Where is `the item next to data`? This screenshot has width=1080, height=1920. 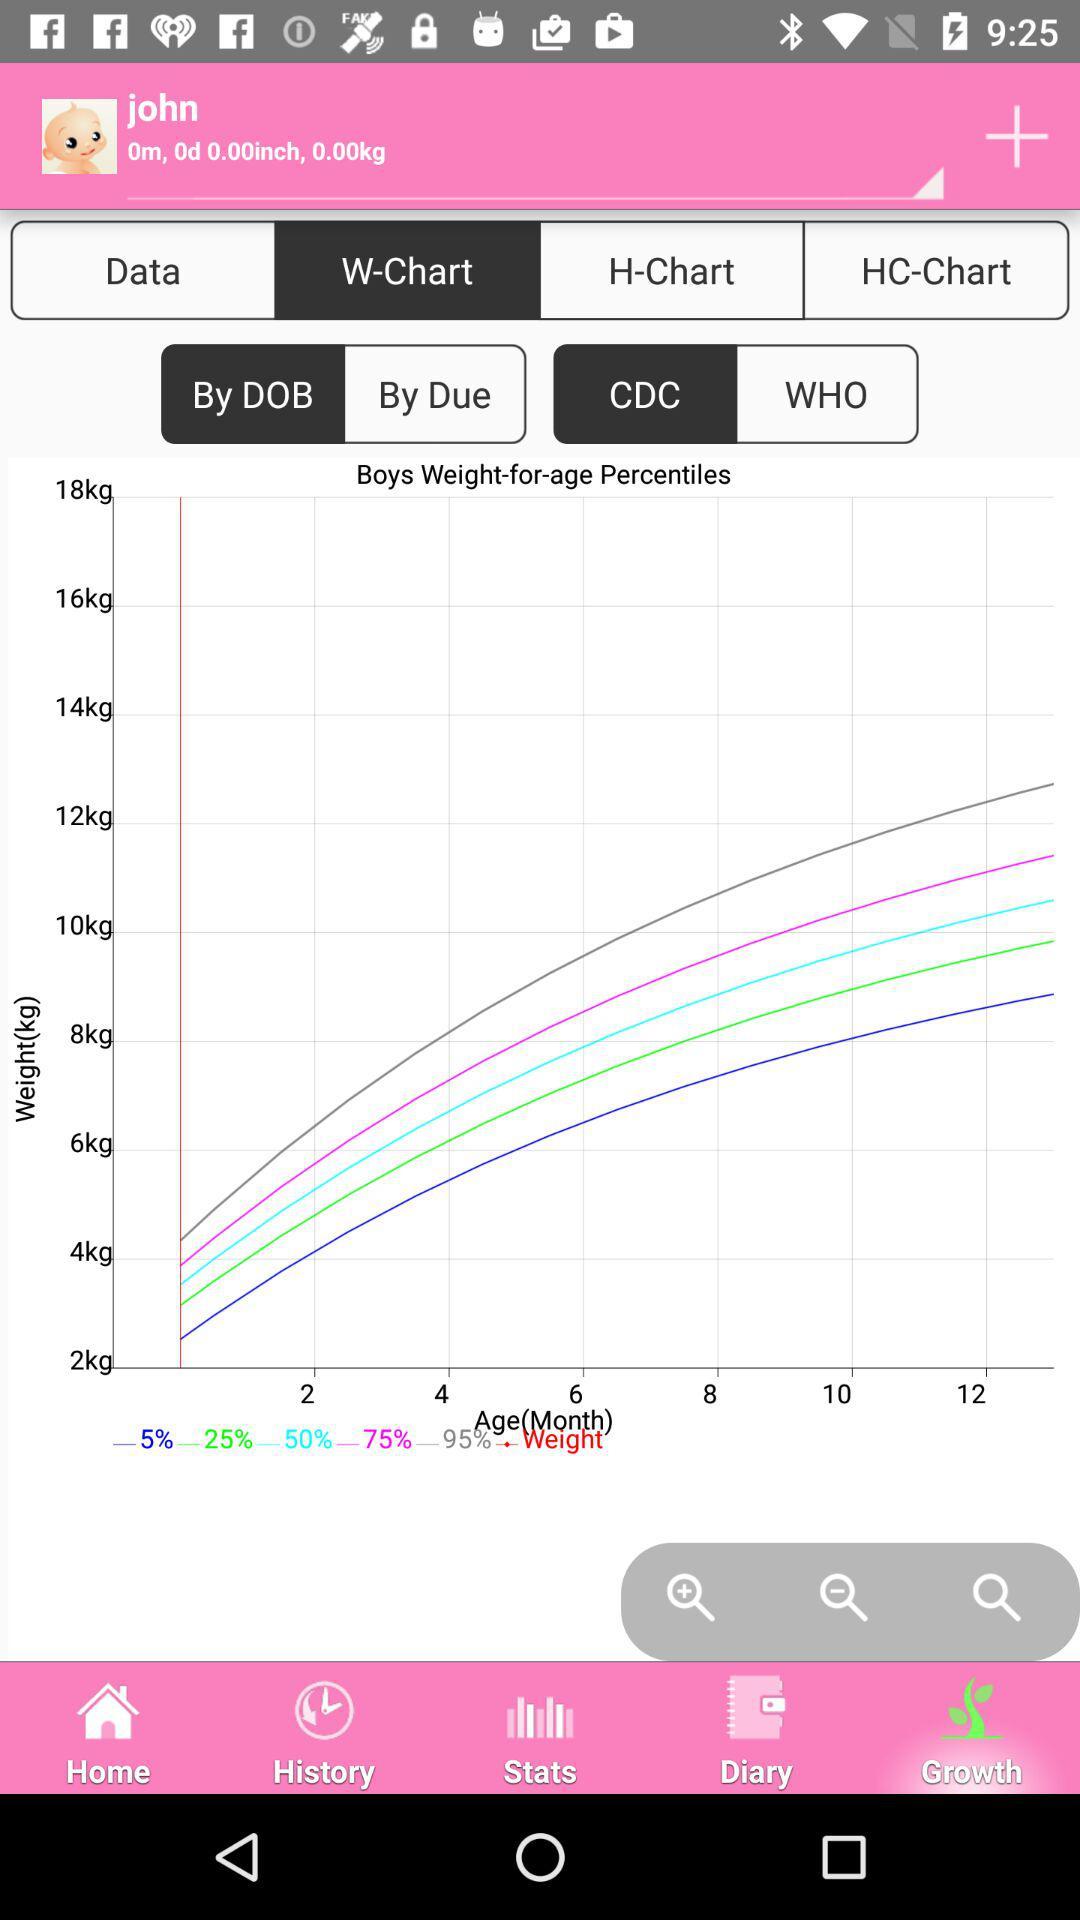 the item next to data is located at coordinates (406, 269).